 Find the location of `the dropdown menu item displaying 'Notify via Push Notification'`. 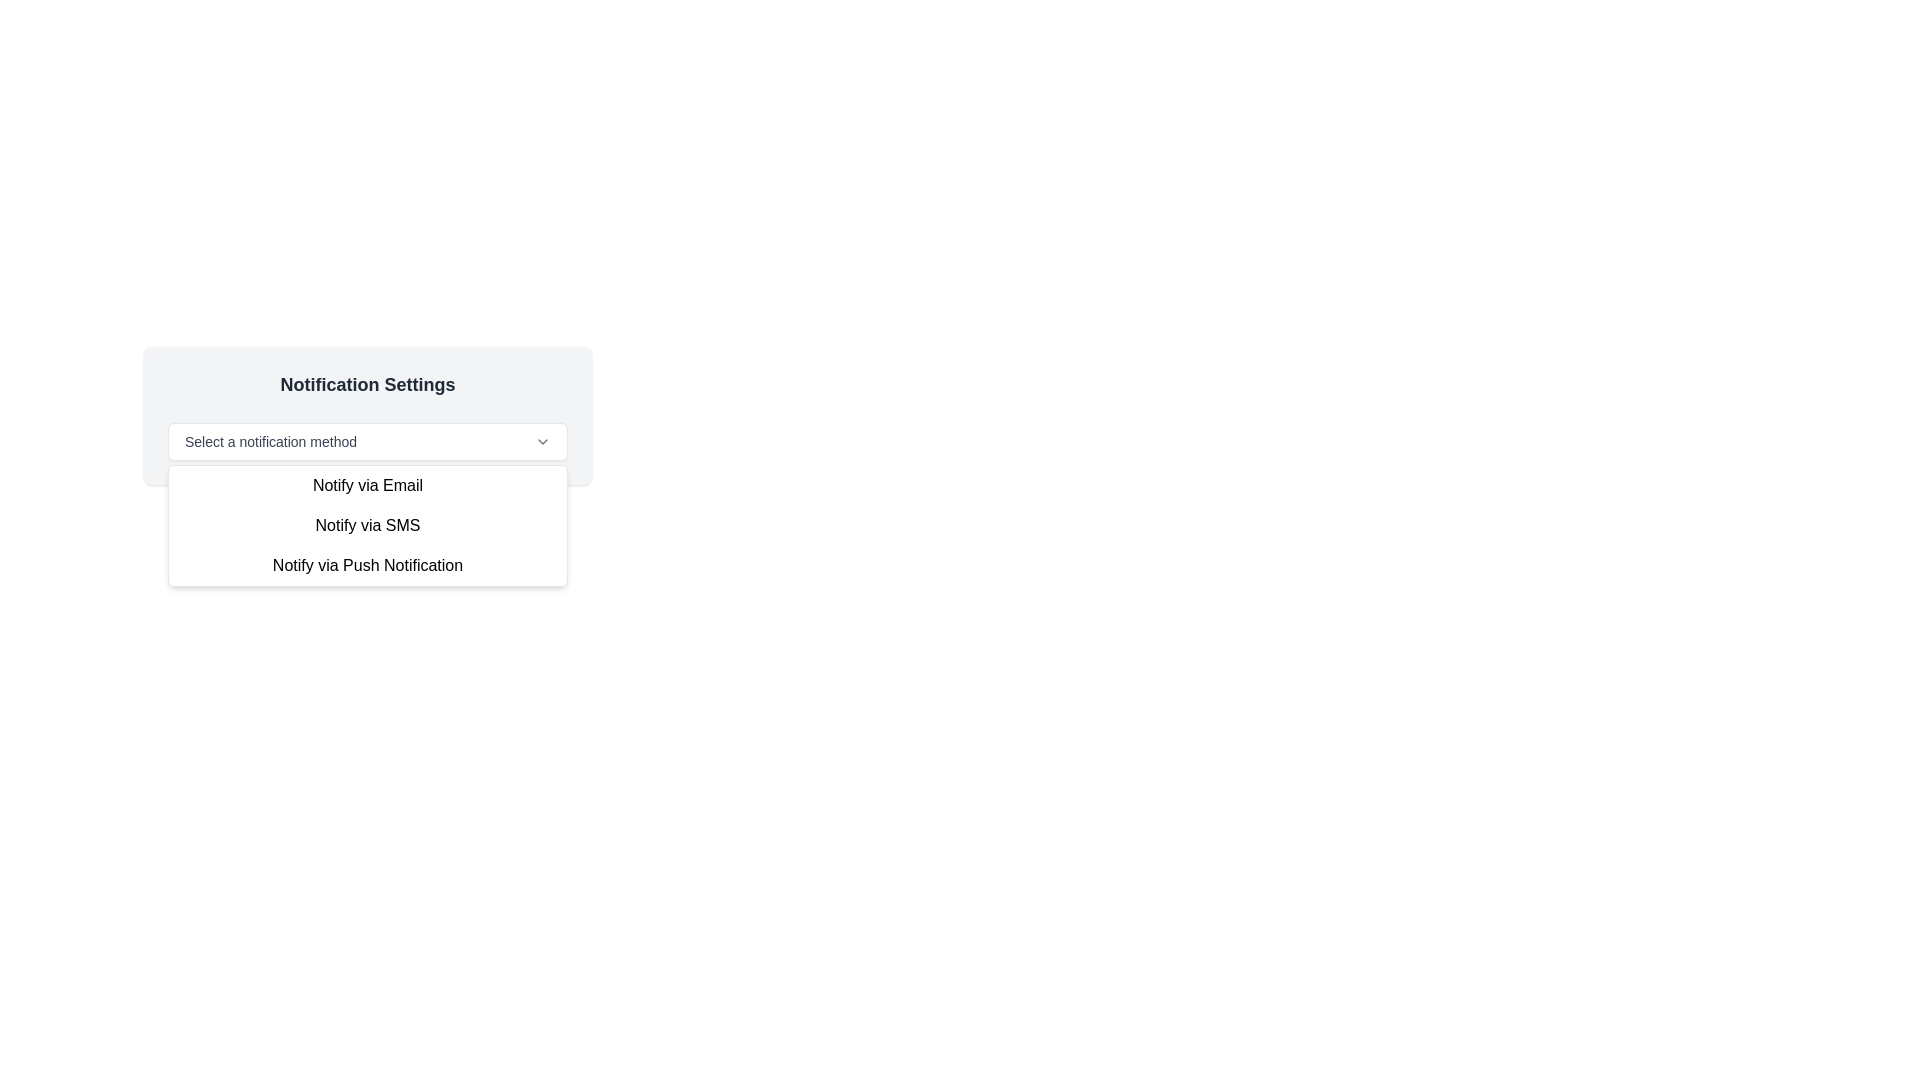

the dropdown menu item displaying 'Notify via Push Notification' is located at coordinates (368, 566).